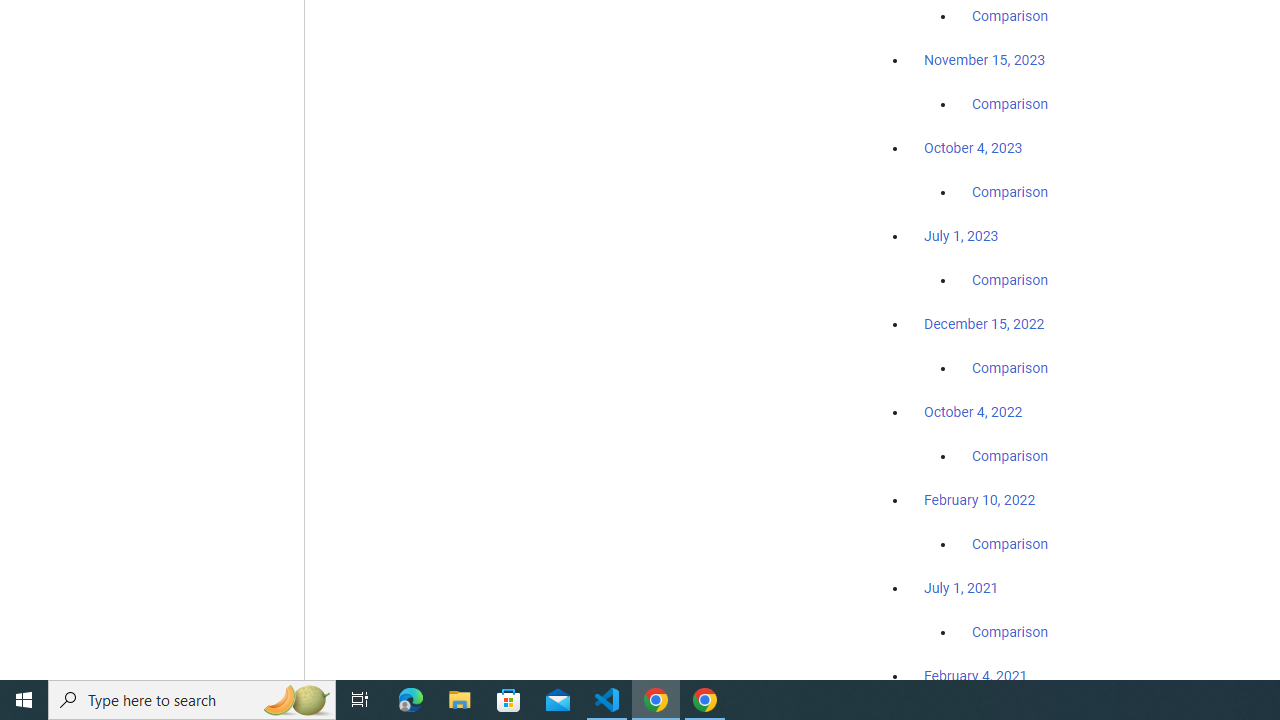 The image size is (1280, 720). I want to click on 'July 1, 2023', so click(961, 235).